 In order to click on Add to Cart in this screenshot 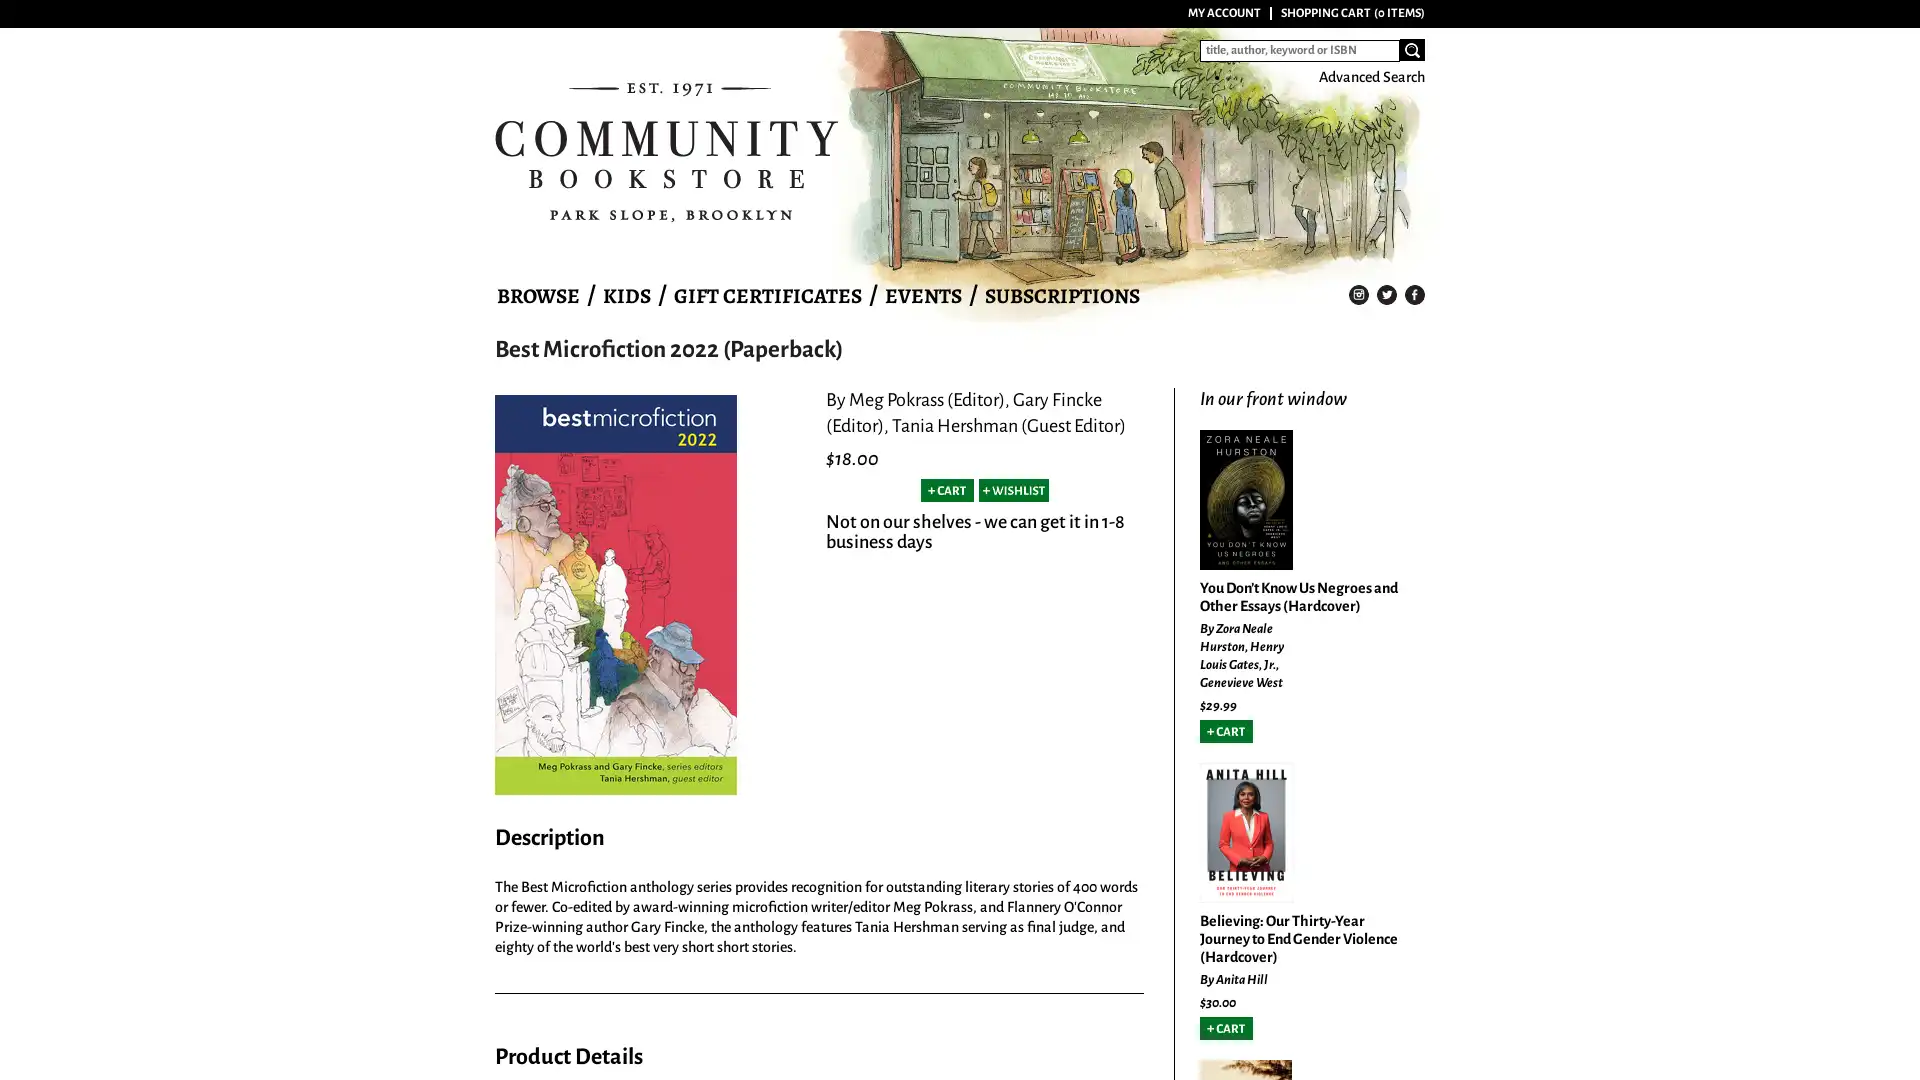, I will do `click(1225, 731)`.